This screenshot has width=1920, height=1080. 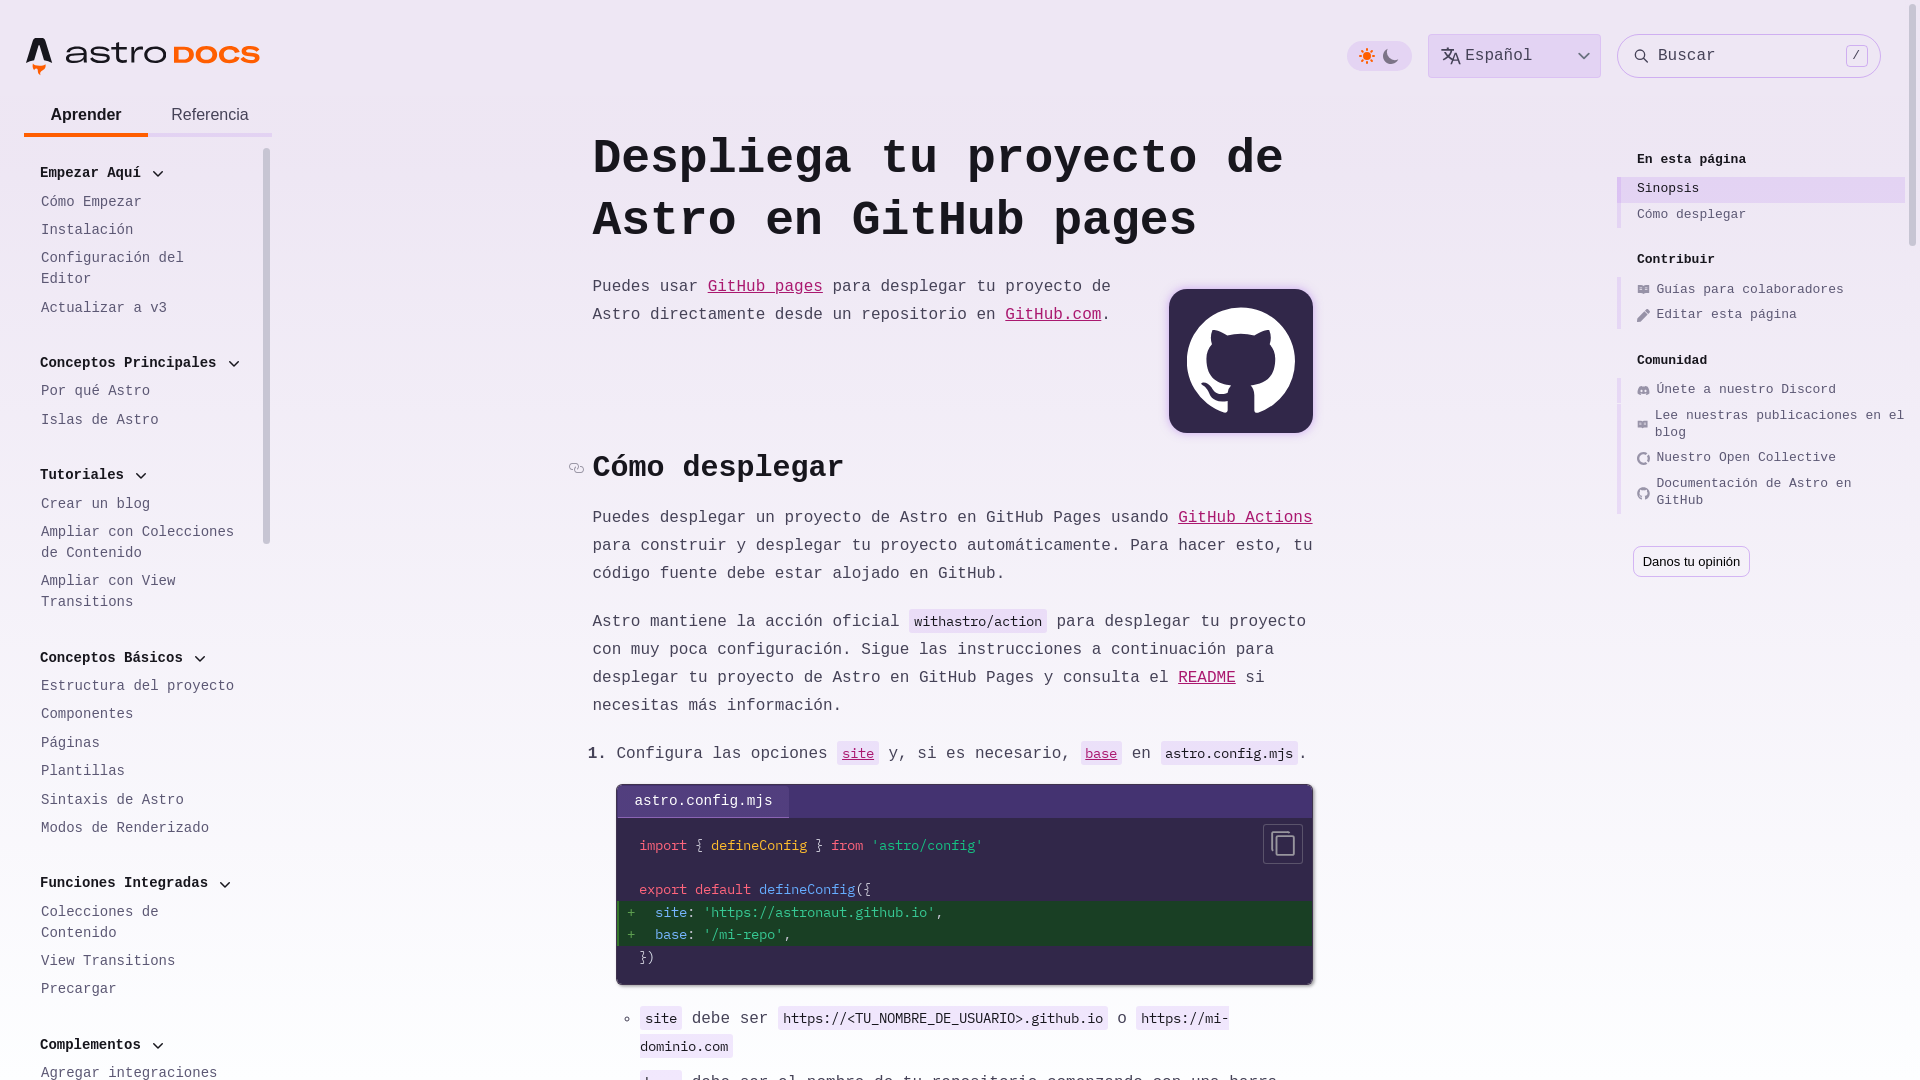 What do you see at coordinates (210, 116) in the screenshot?
I see `'Referencia'` at bounding box center [210, 116].